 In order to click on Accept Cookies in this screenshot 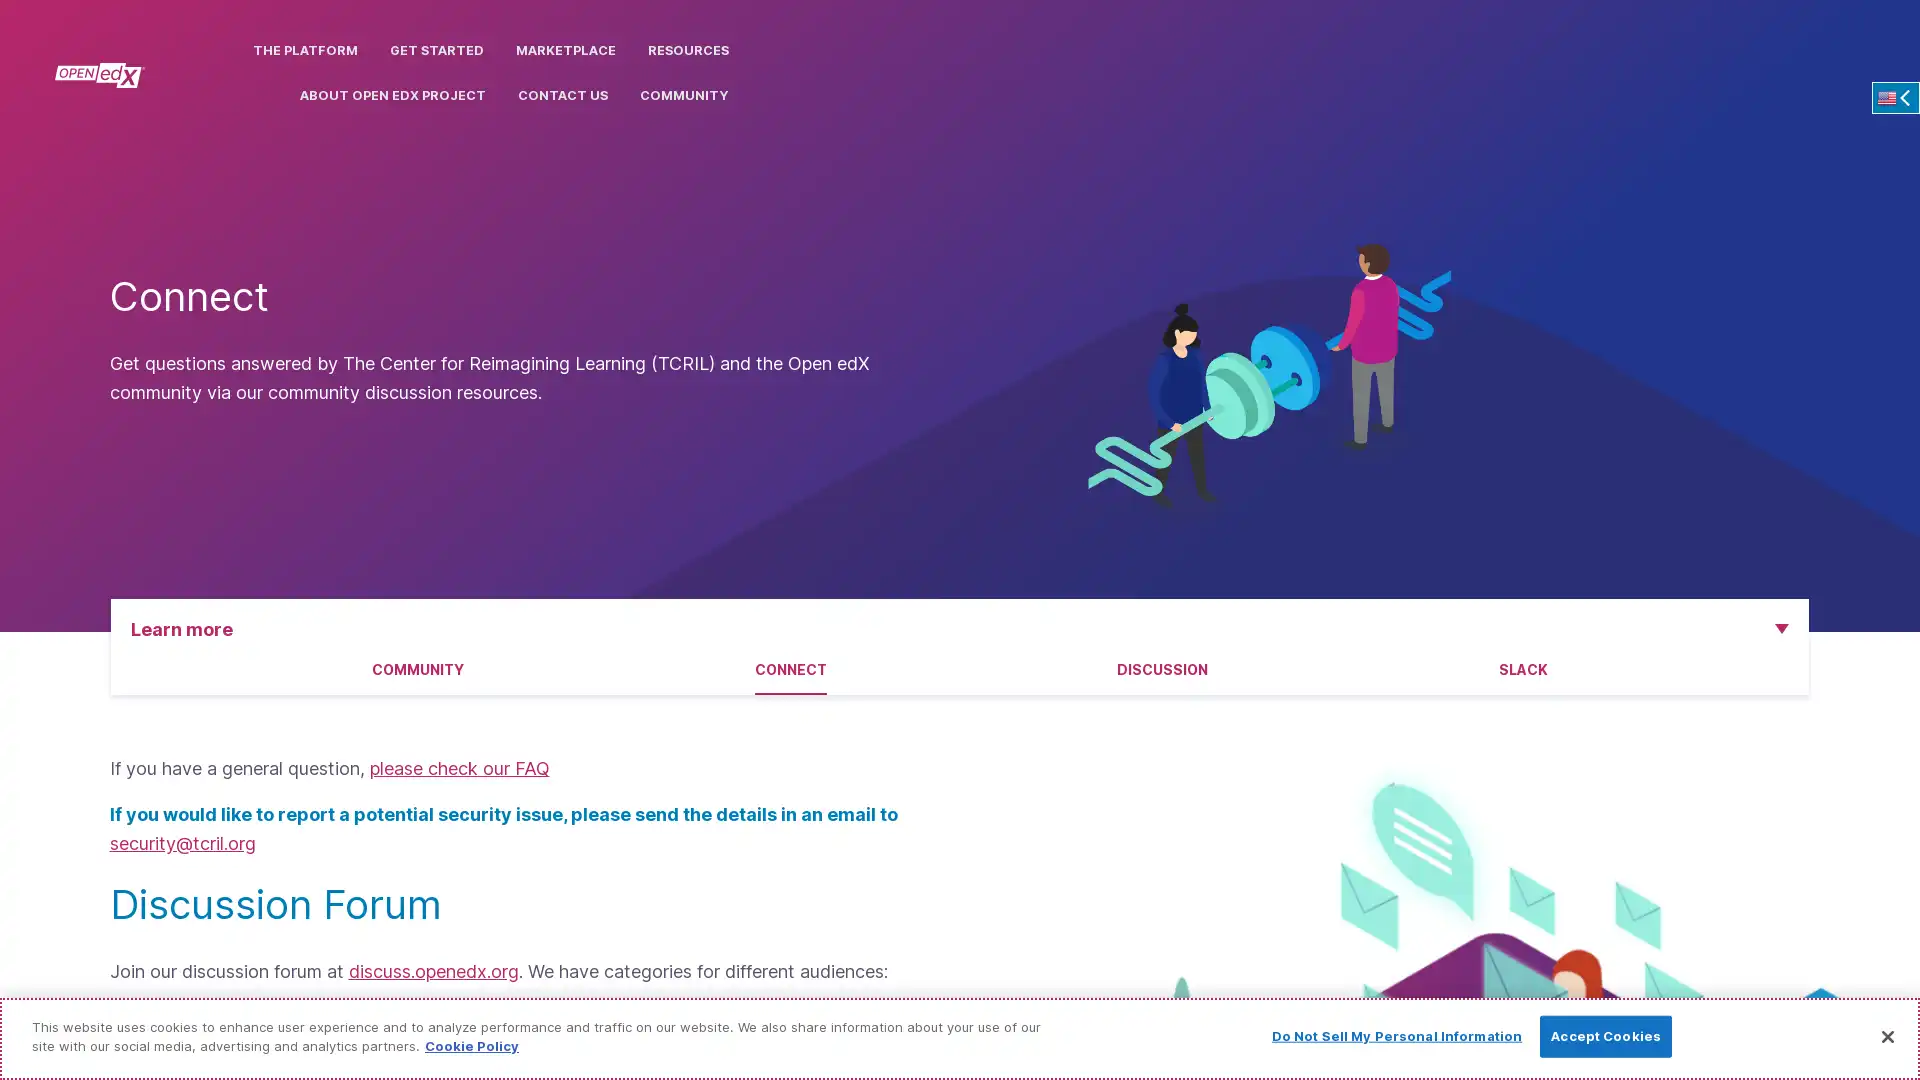, I will do `click(1606, 1035)`.